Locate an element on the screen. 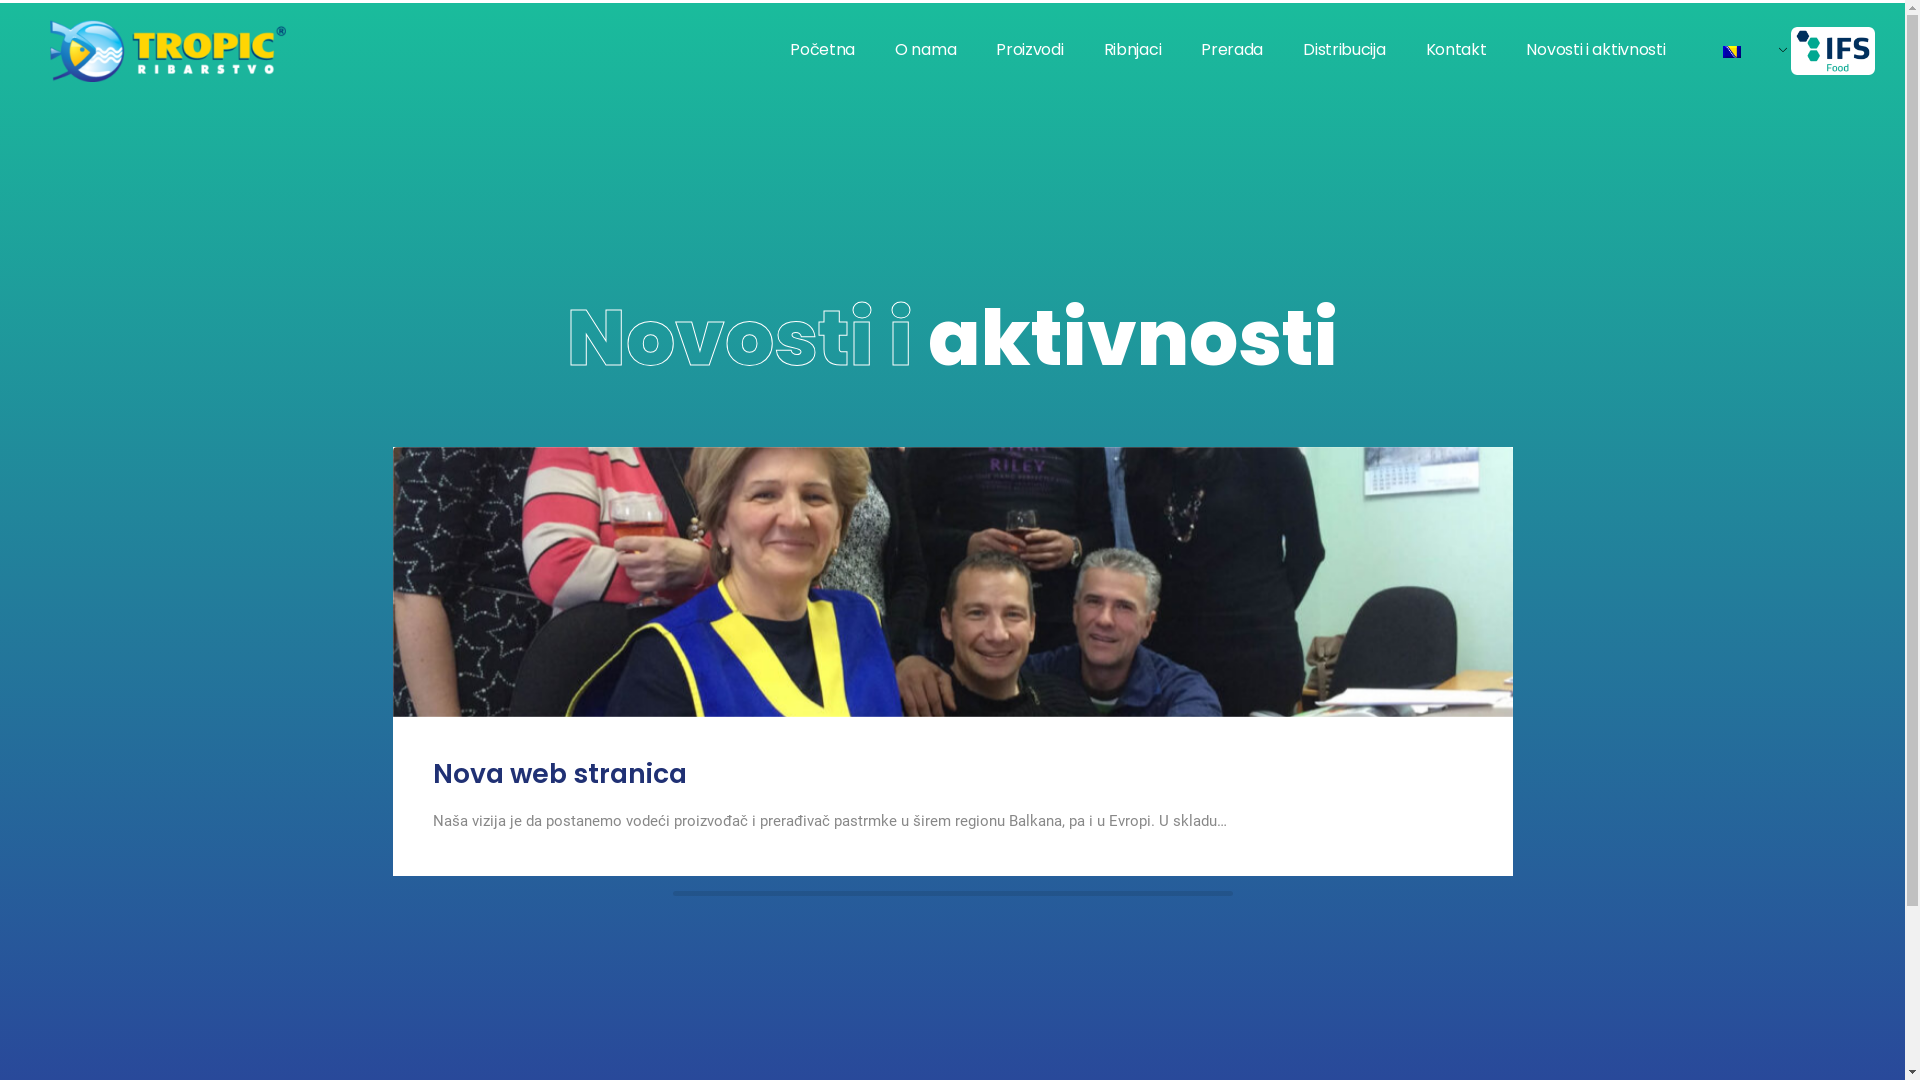  'Ribnjaci' is located at coordinates (1132, 49).